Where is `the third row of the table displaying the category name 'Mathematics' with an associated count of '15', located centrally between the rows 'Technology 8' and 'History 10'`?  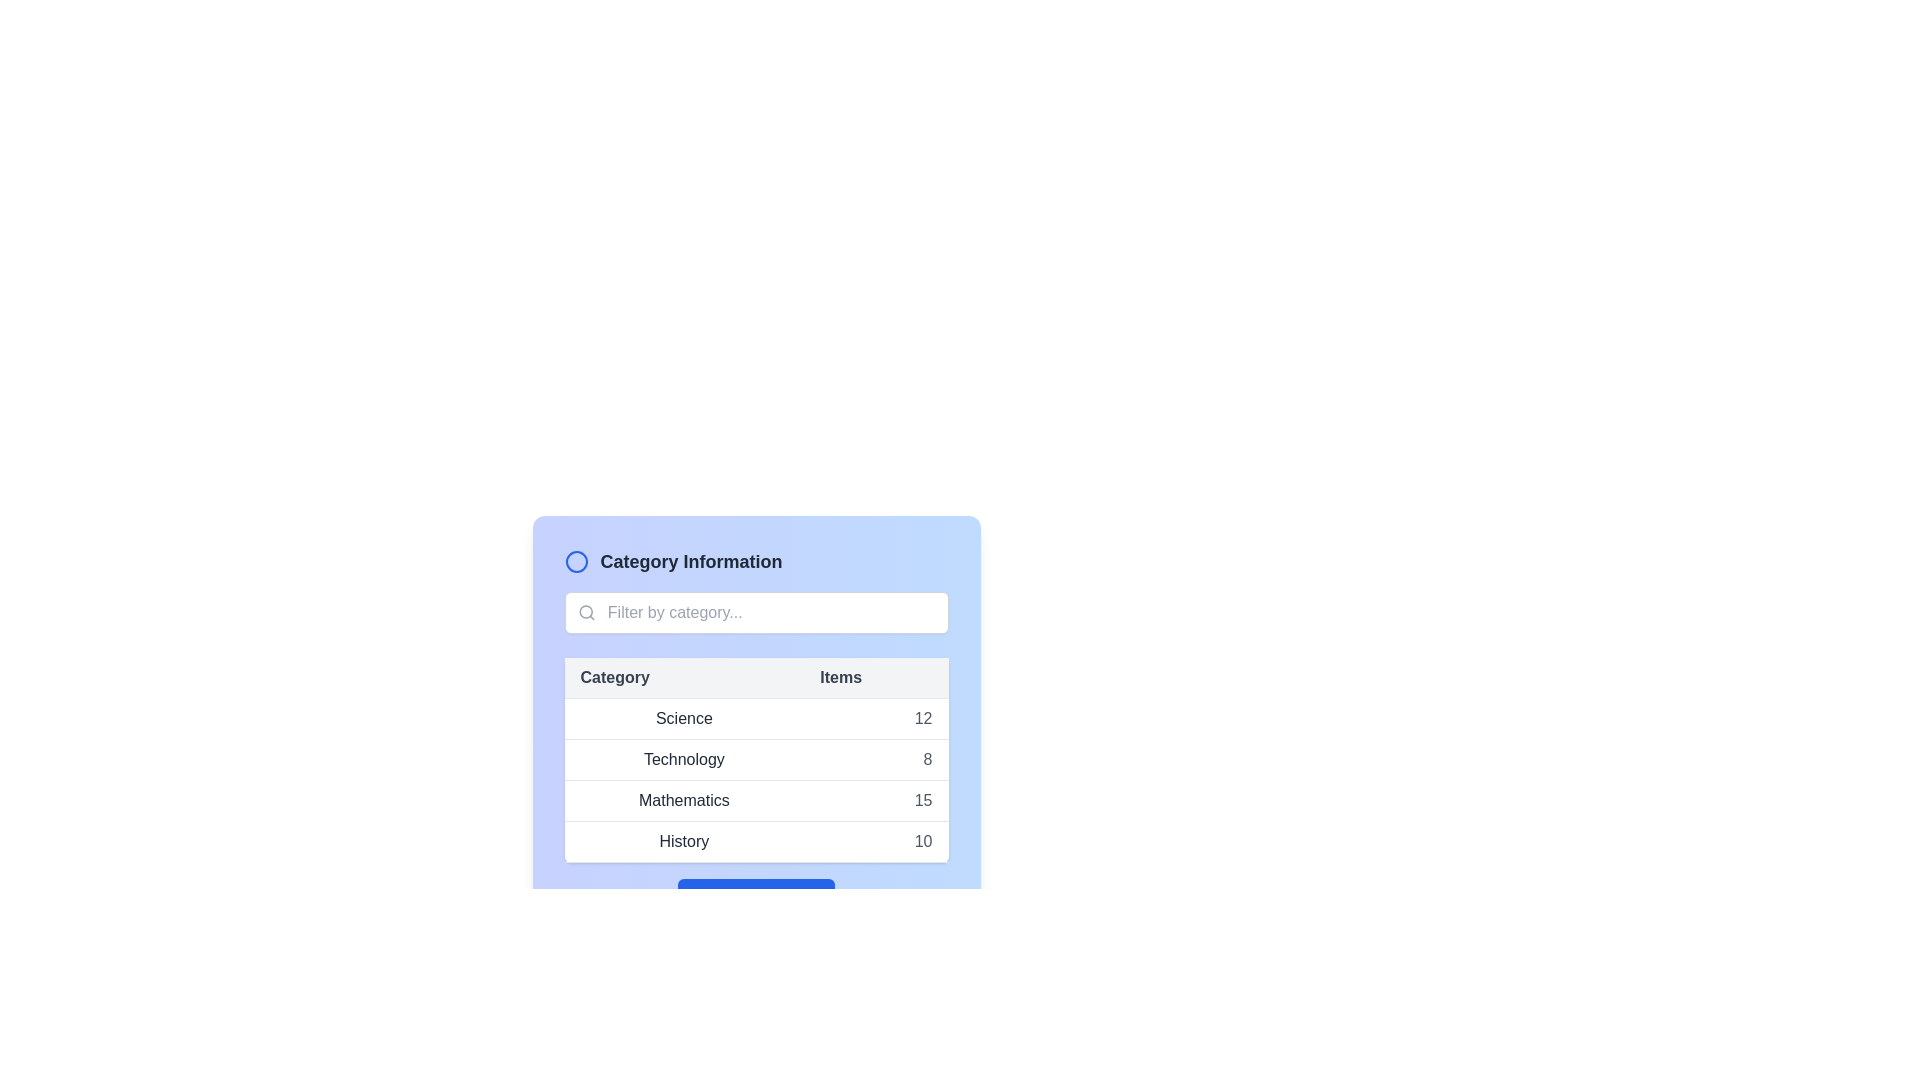
the third row of the table displaying the category name 'Mathematics' with an associated count of '15', located centrally between the rows 'Technology 8' and 'History 10' is located at coordinates (755, 800).